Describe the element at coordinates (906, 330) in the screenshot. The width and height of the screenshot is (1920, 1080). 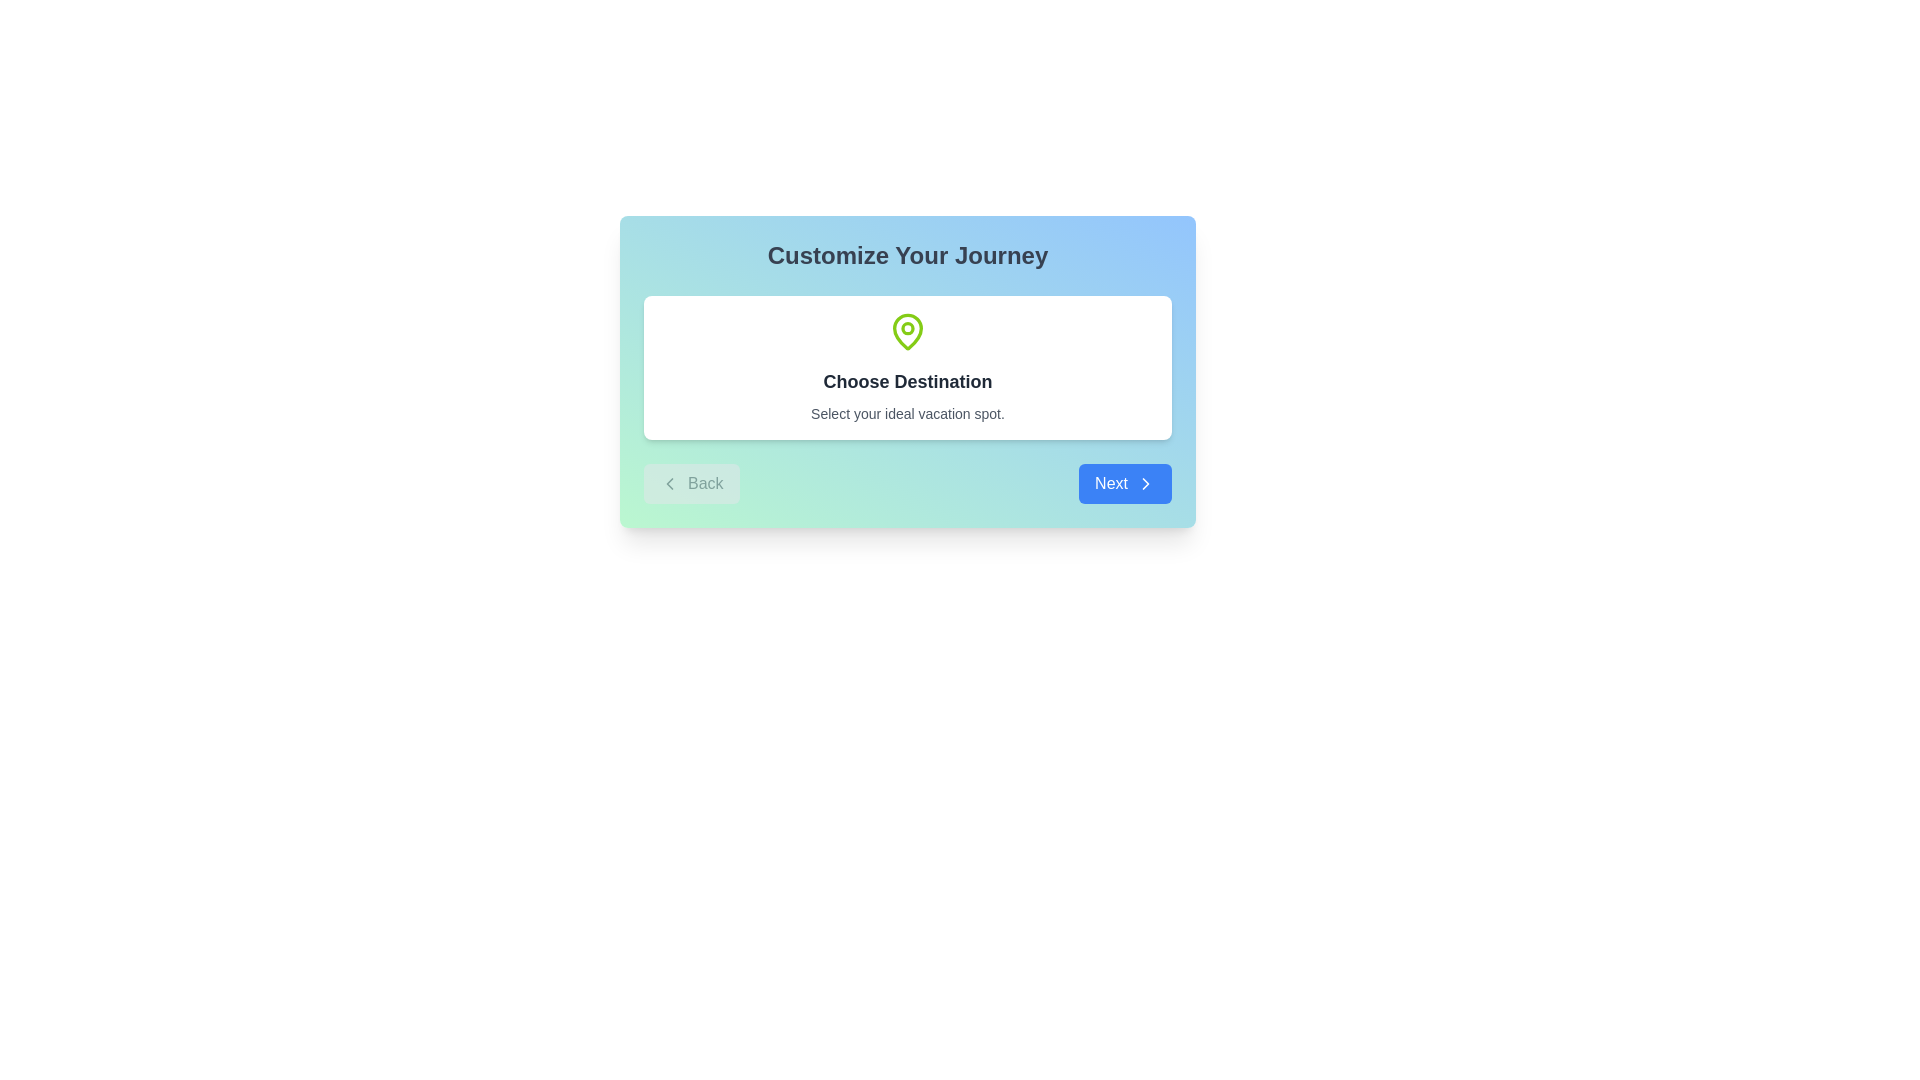
I see `the decorative icon representing a location or destination, which is centered within a white card above the 'Choose Destination' text` at that location.